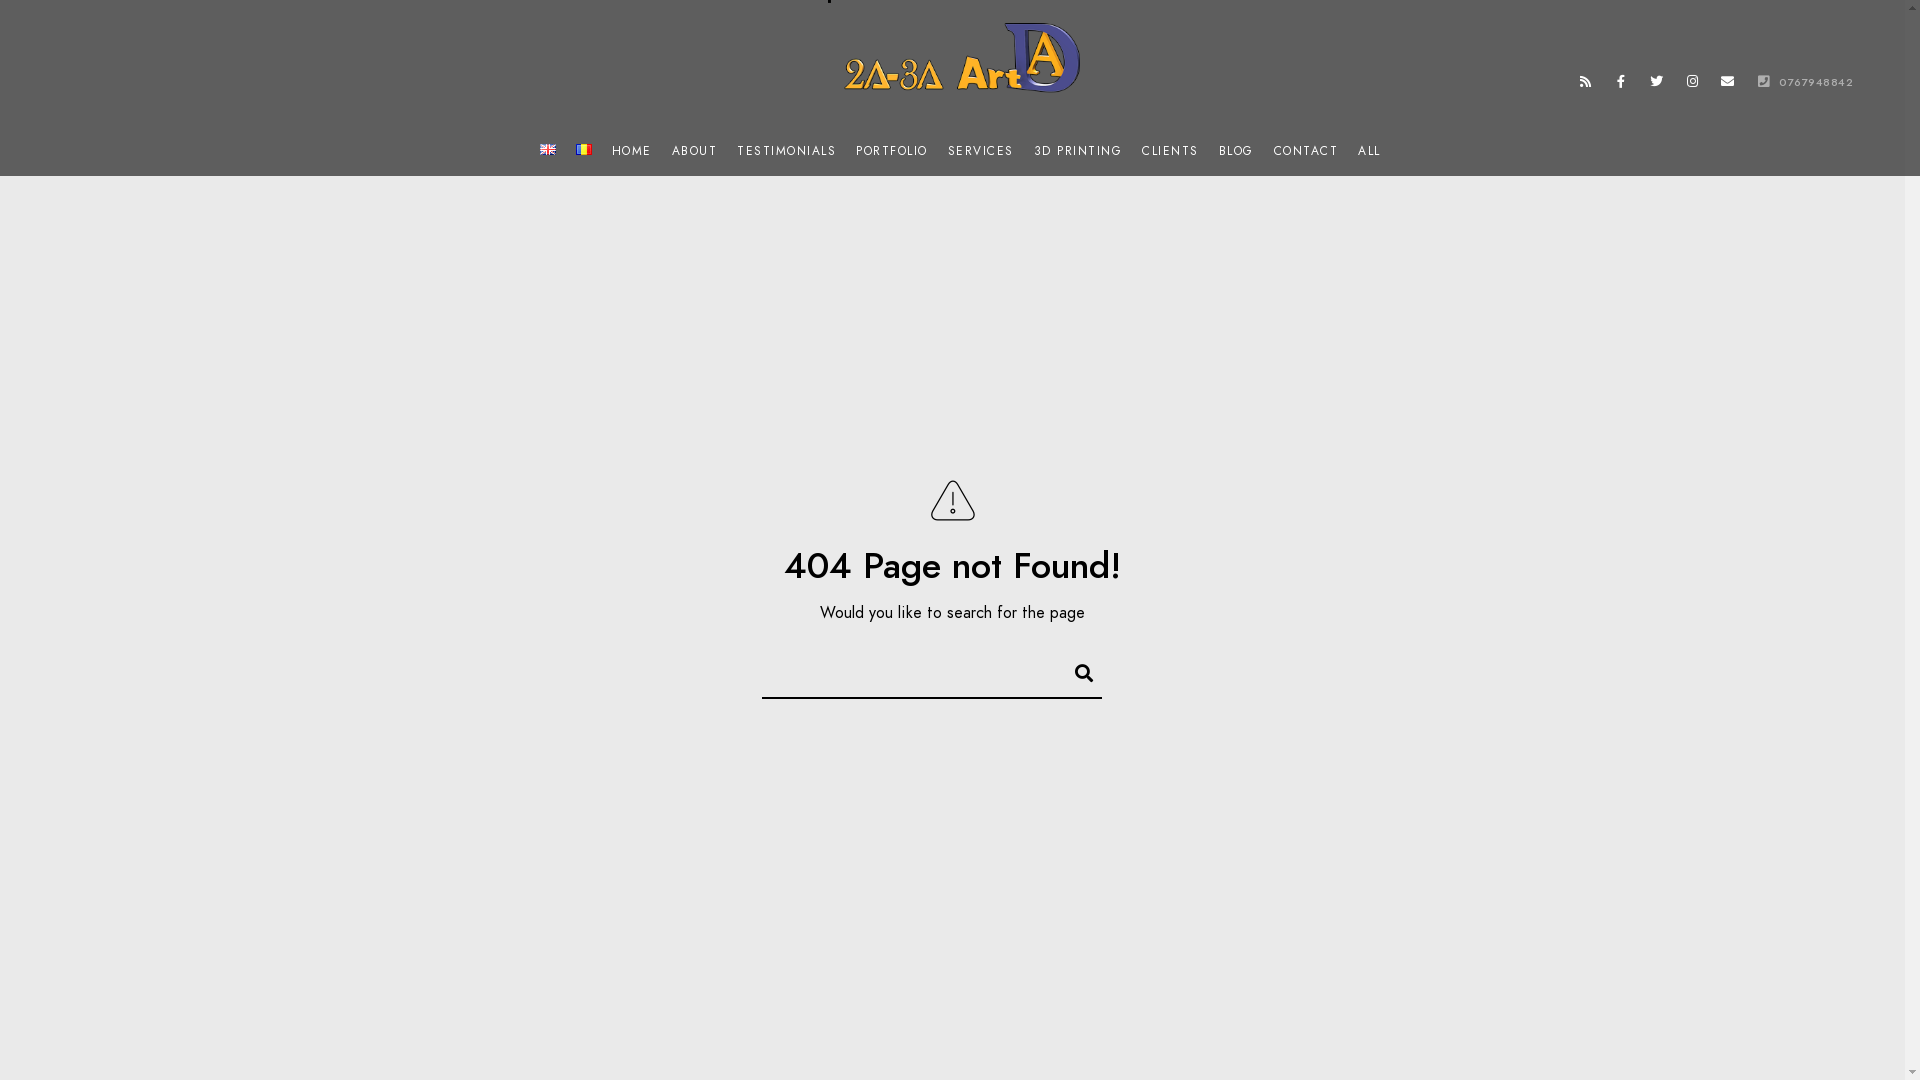 This screenshot has height=1080, width=1920. Describe the element at coordinates (785, 149) in the screenshot. I see `'TESTIMONIALS'` at that location.